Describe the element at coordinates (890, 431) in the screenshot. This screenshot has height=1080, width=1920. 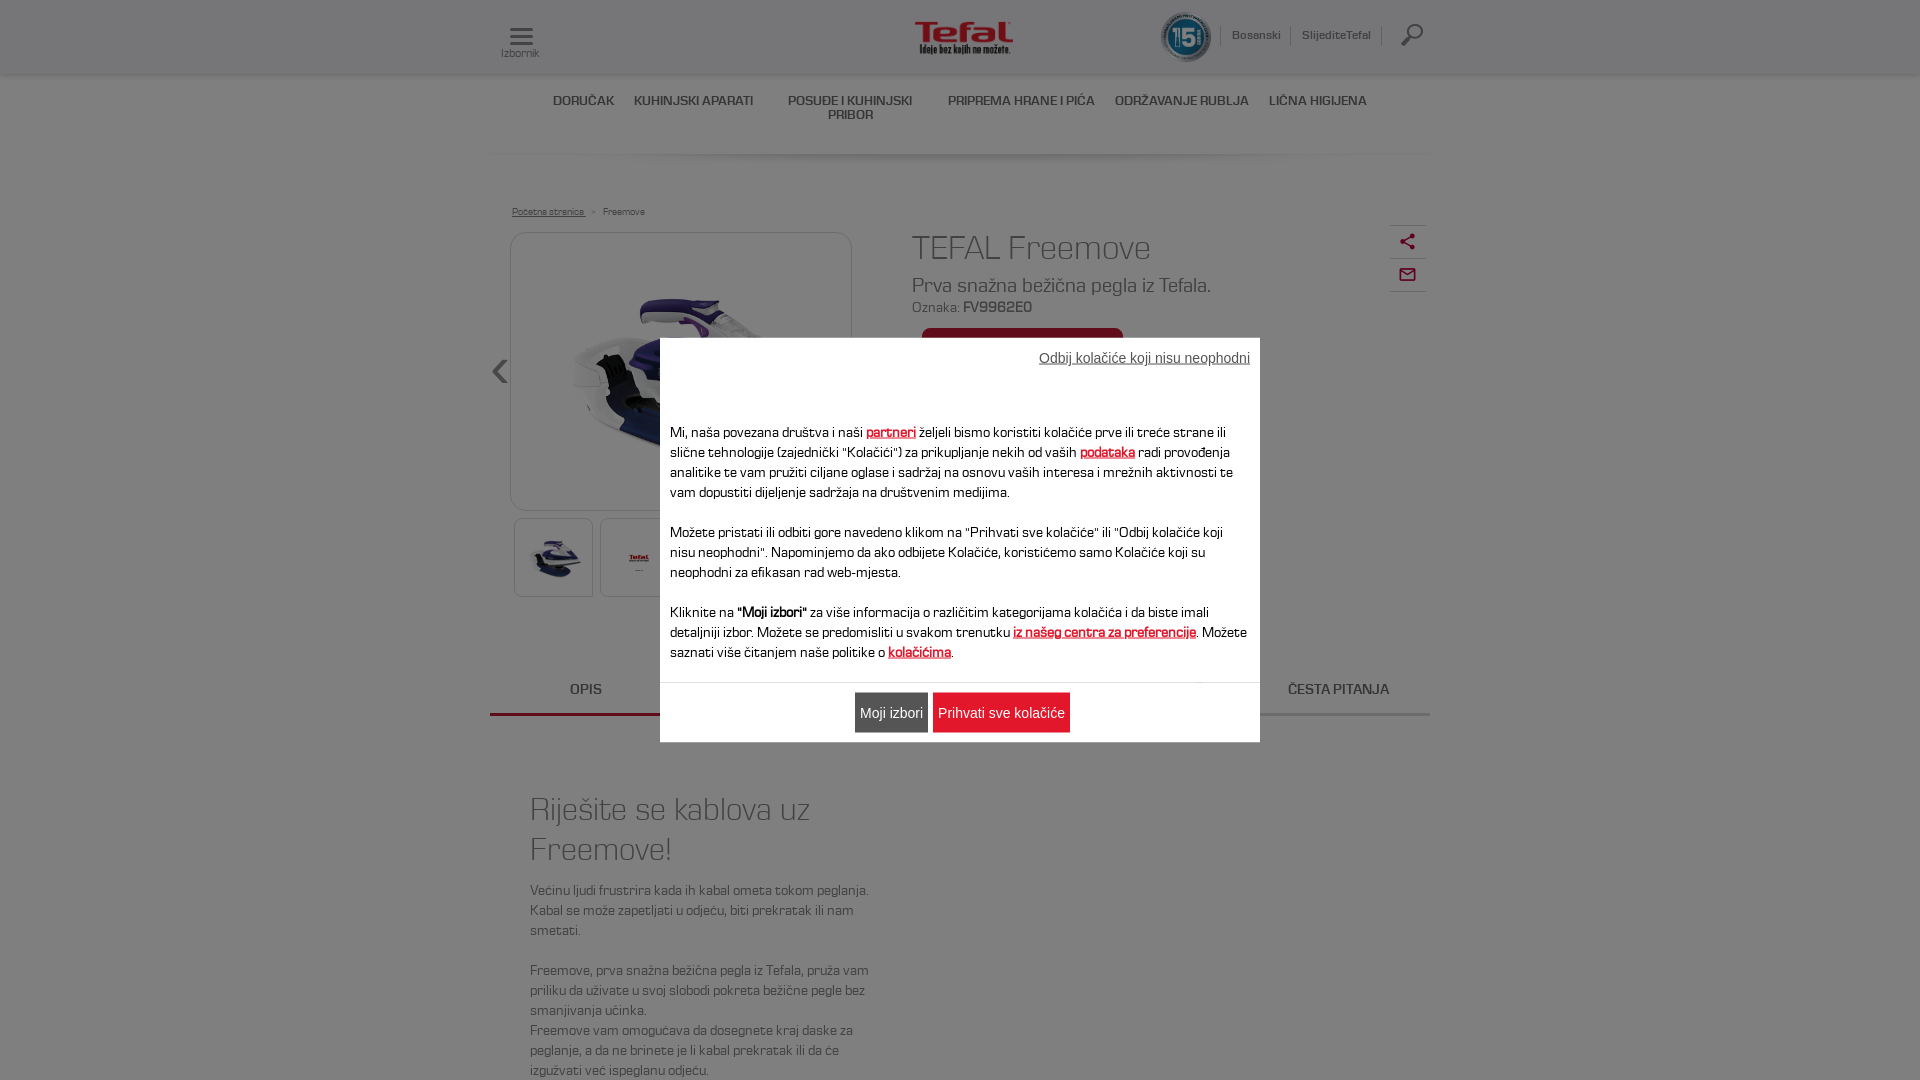
I see `'partneri'` at that location.